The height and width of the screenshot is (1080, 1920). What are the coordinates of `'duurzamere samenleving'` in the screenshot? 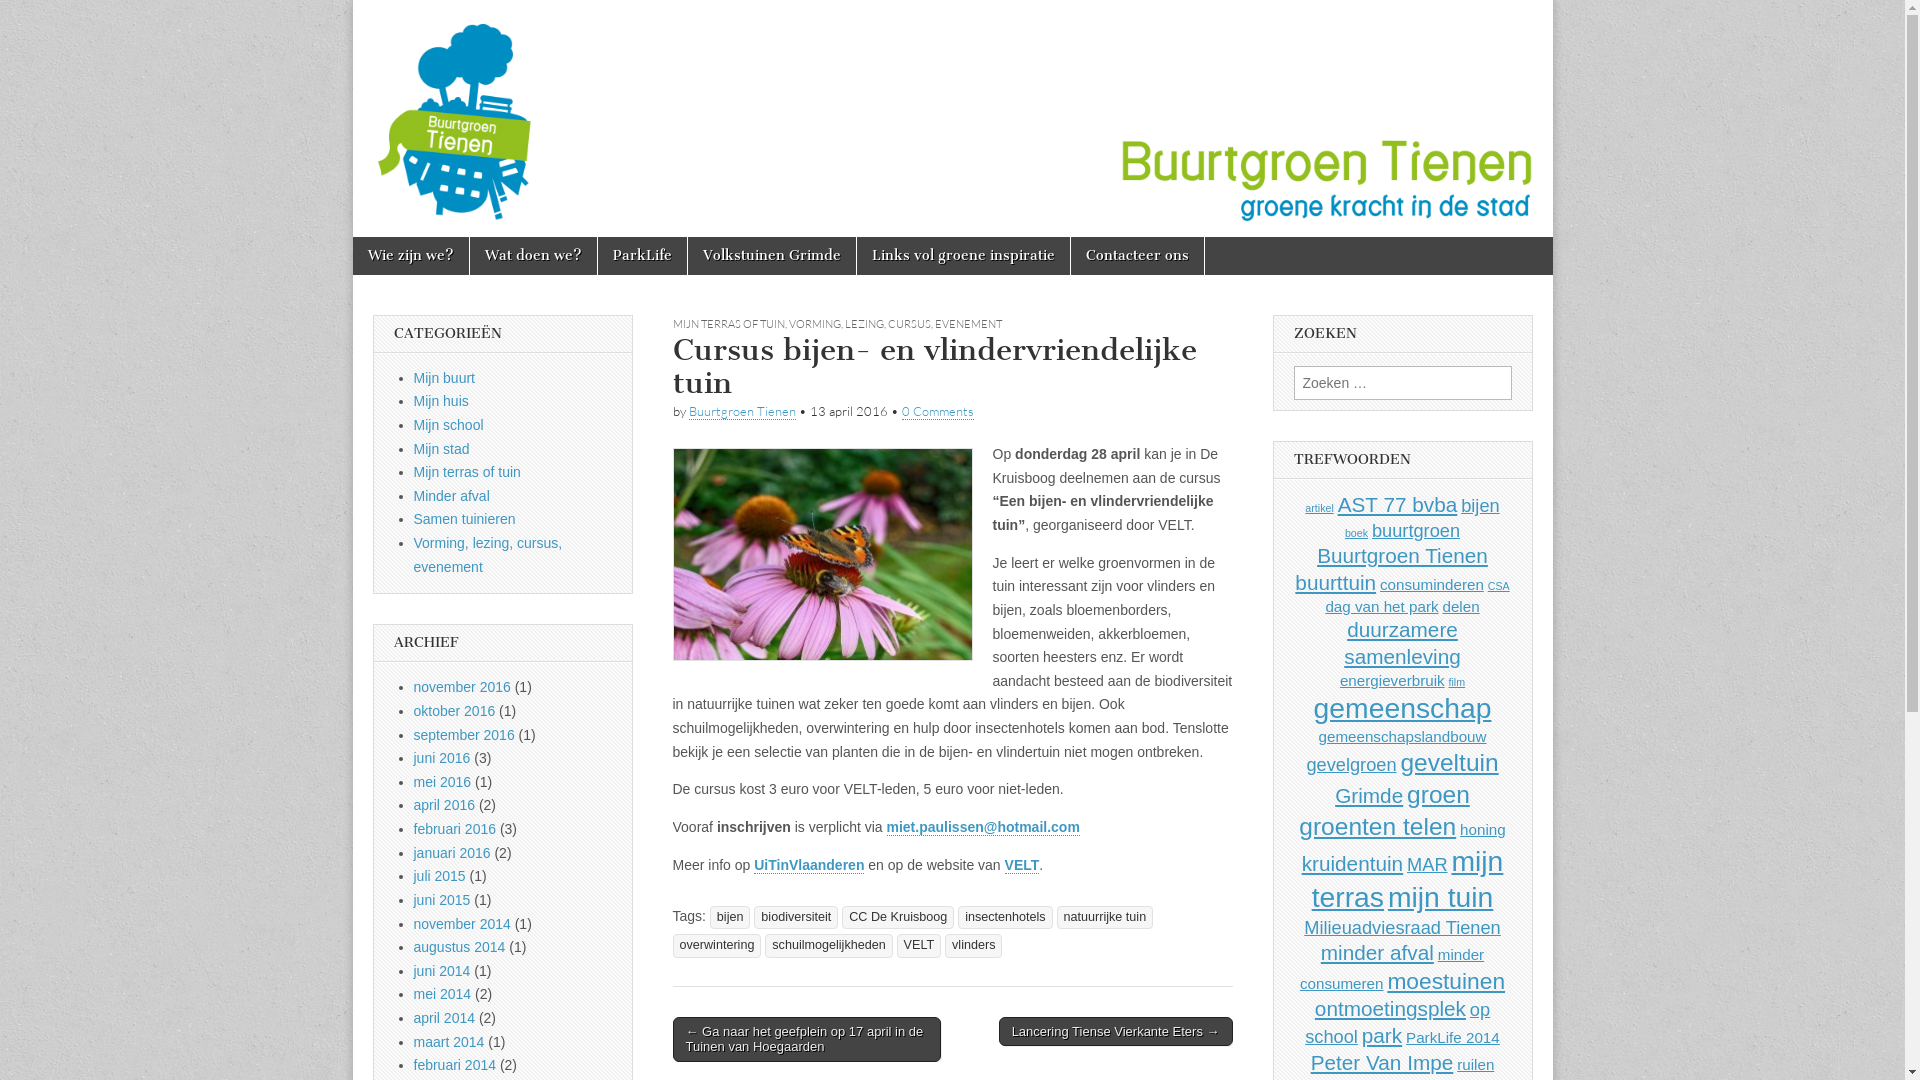 It's located at (1401, 643).